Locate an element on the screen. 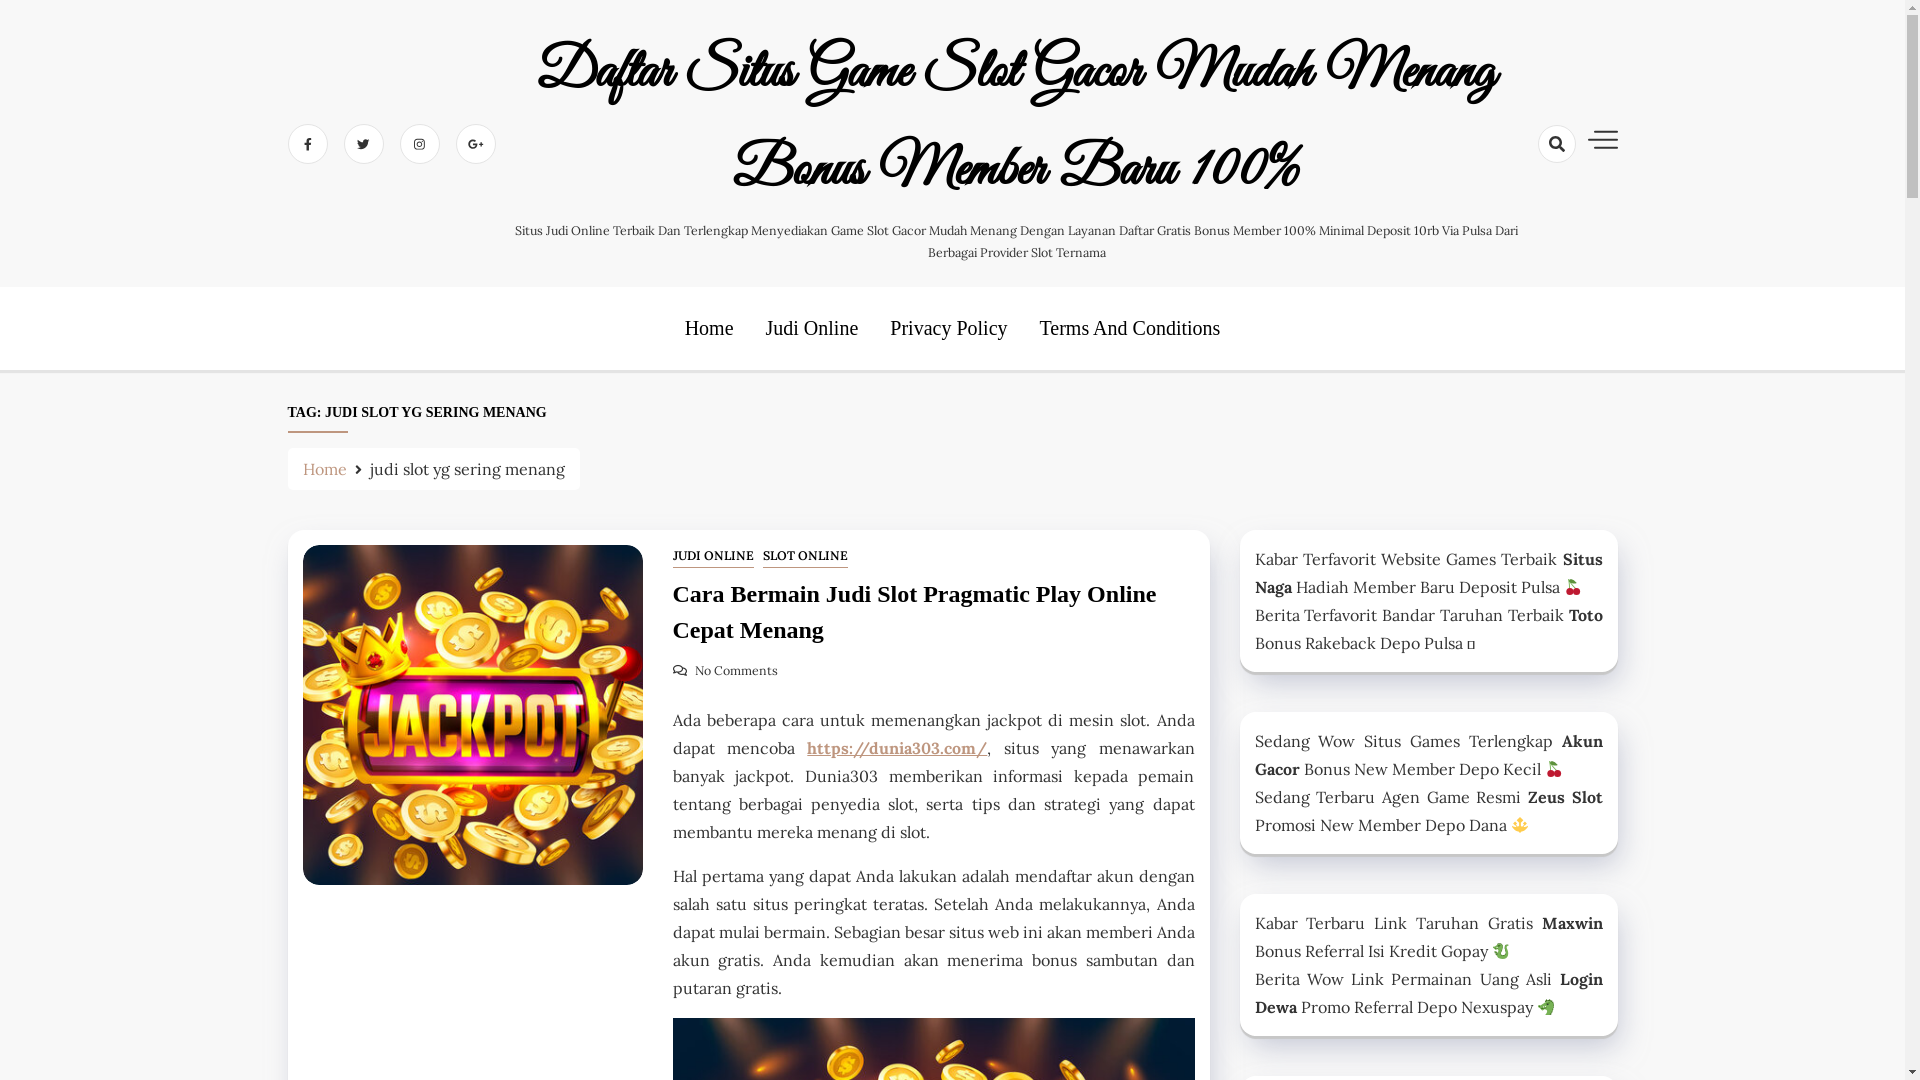 The height and width of the screenshot is (1080, 1920). 'Zeus Slot' is located at coordinates (1564, 796).